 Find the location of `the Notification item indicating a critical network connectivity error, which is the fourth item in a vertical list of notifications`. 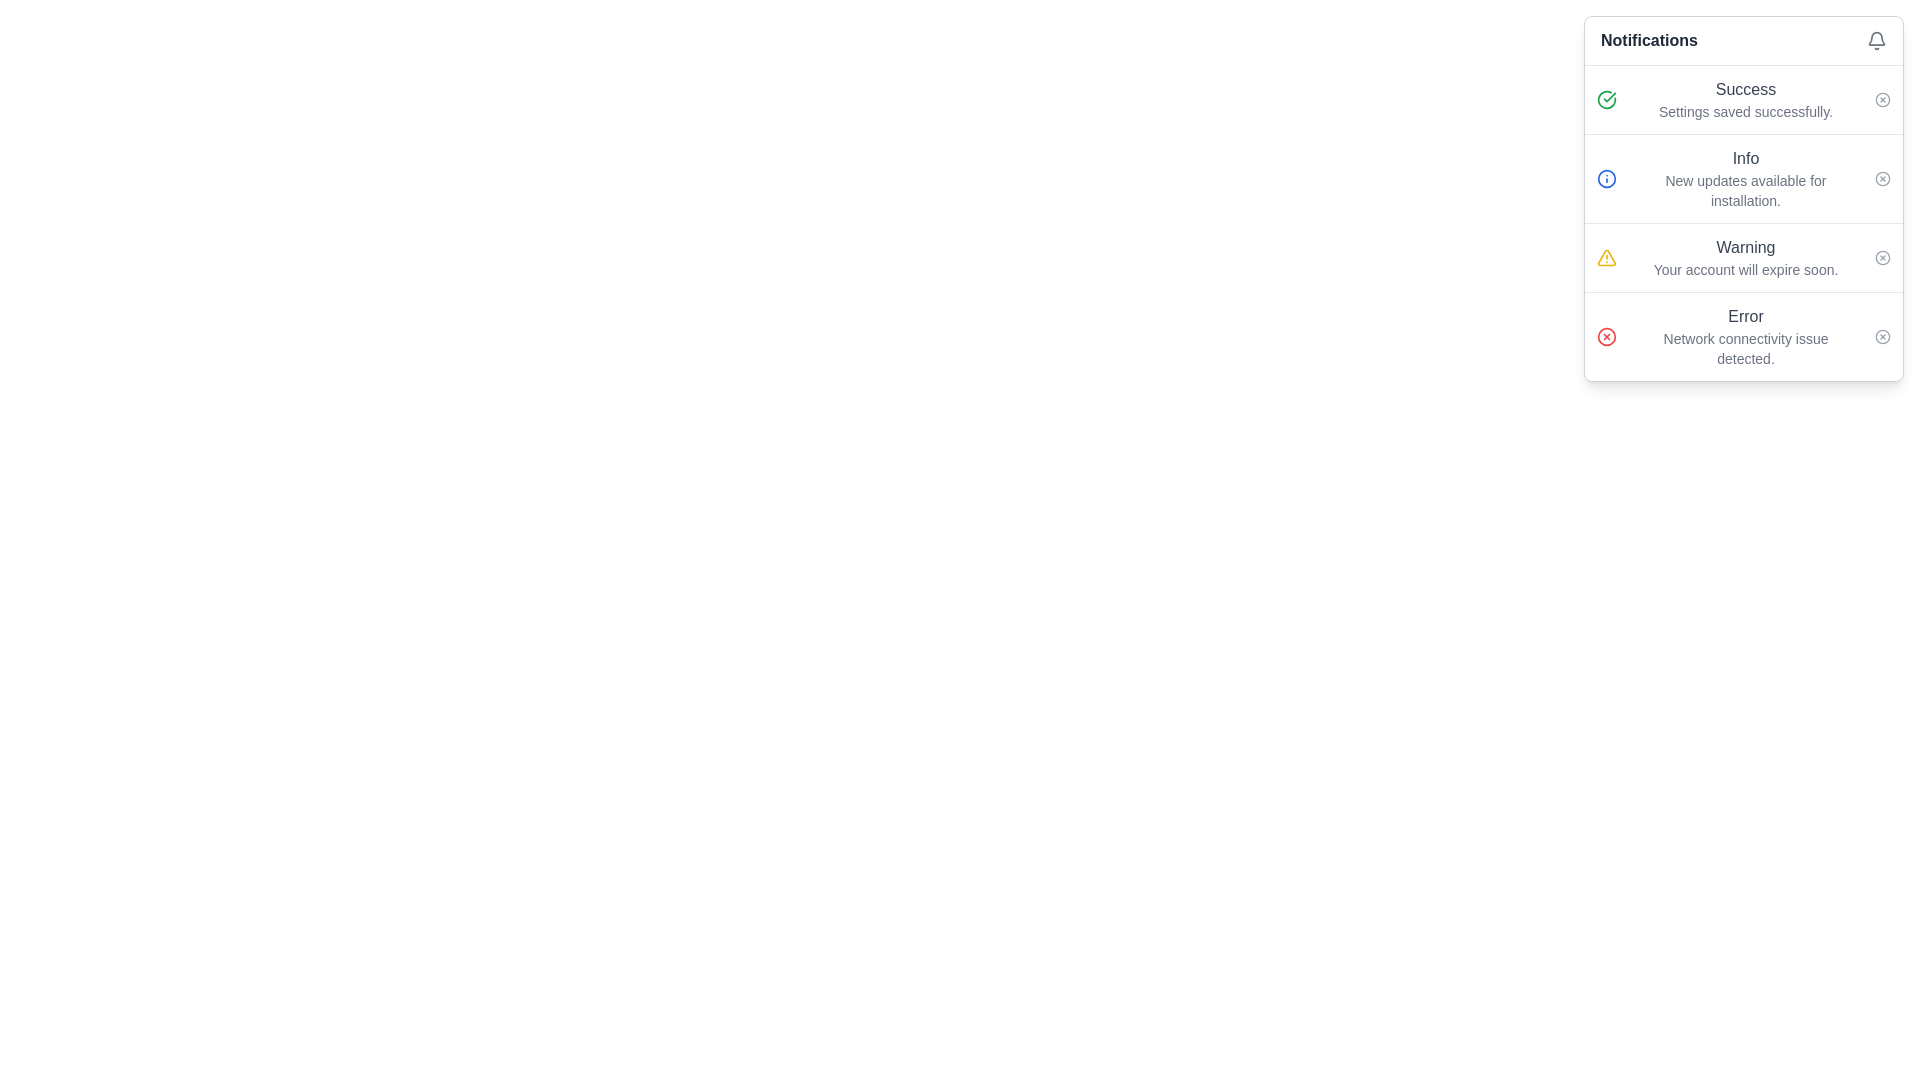

the Notification item indicating a critical network connectivity error, which is the fourth item in a vertical list of notifications is located at coordinates (1742, 335).